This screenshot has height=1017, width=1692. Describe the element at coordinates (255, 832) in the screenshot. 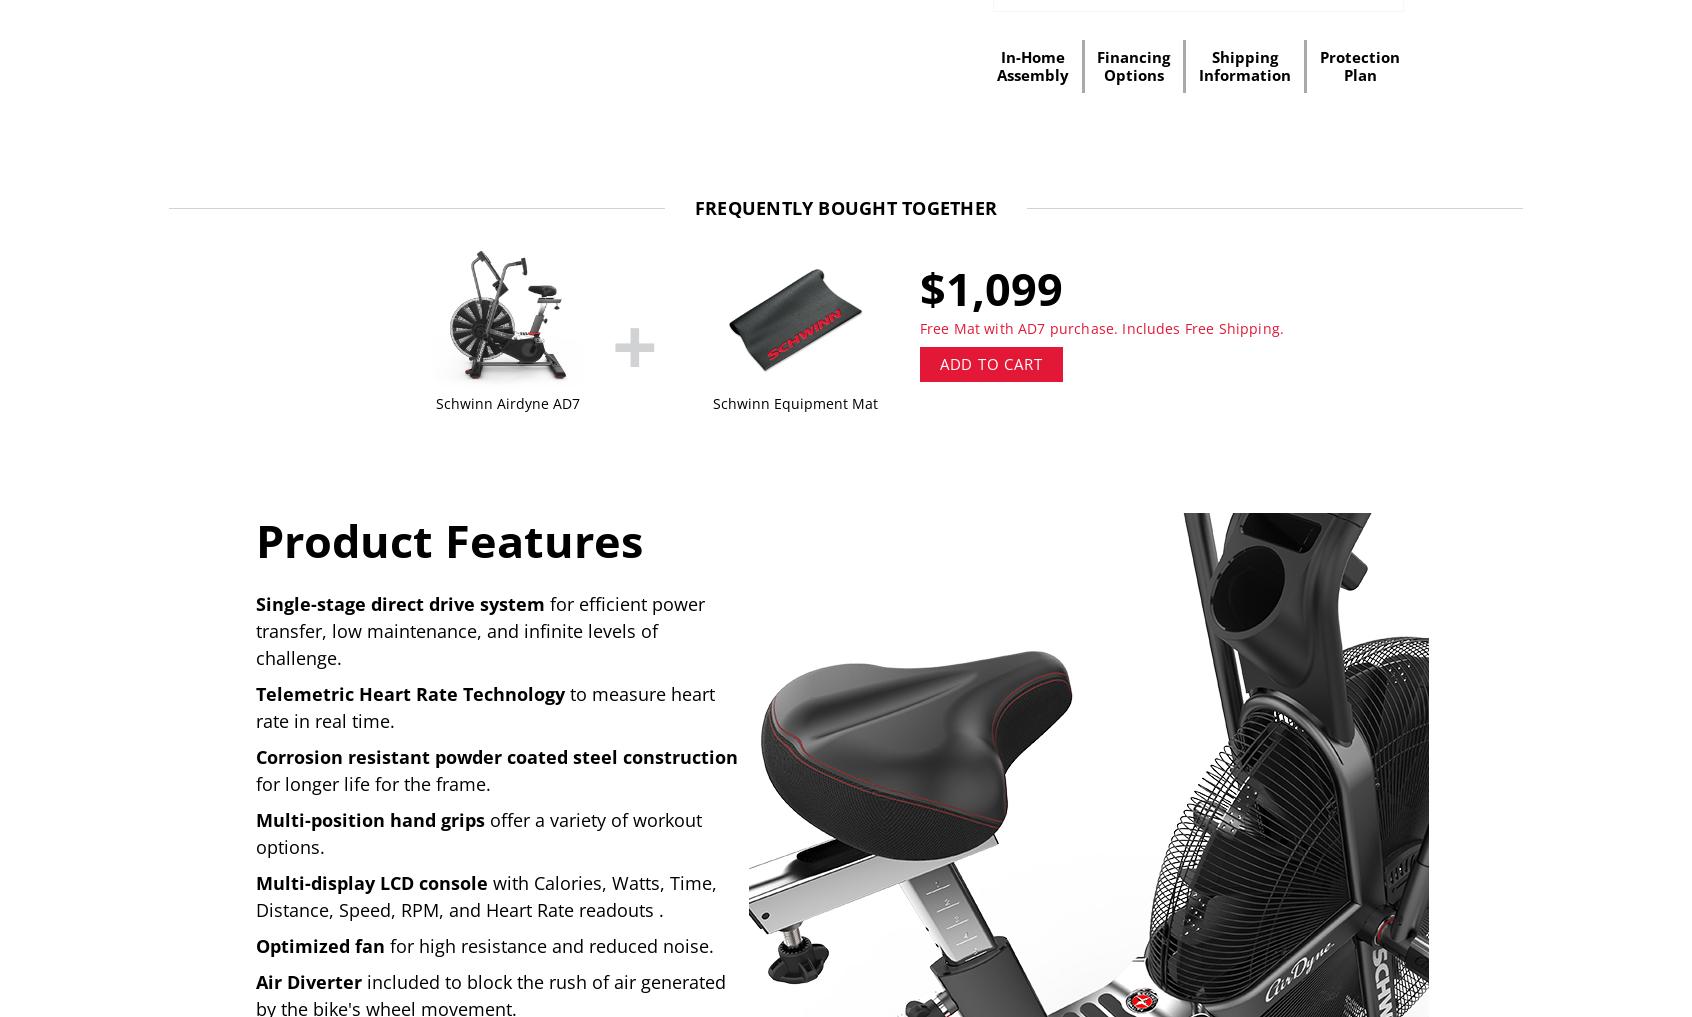

I see `'offer a variety of workout options.'` at that location.